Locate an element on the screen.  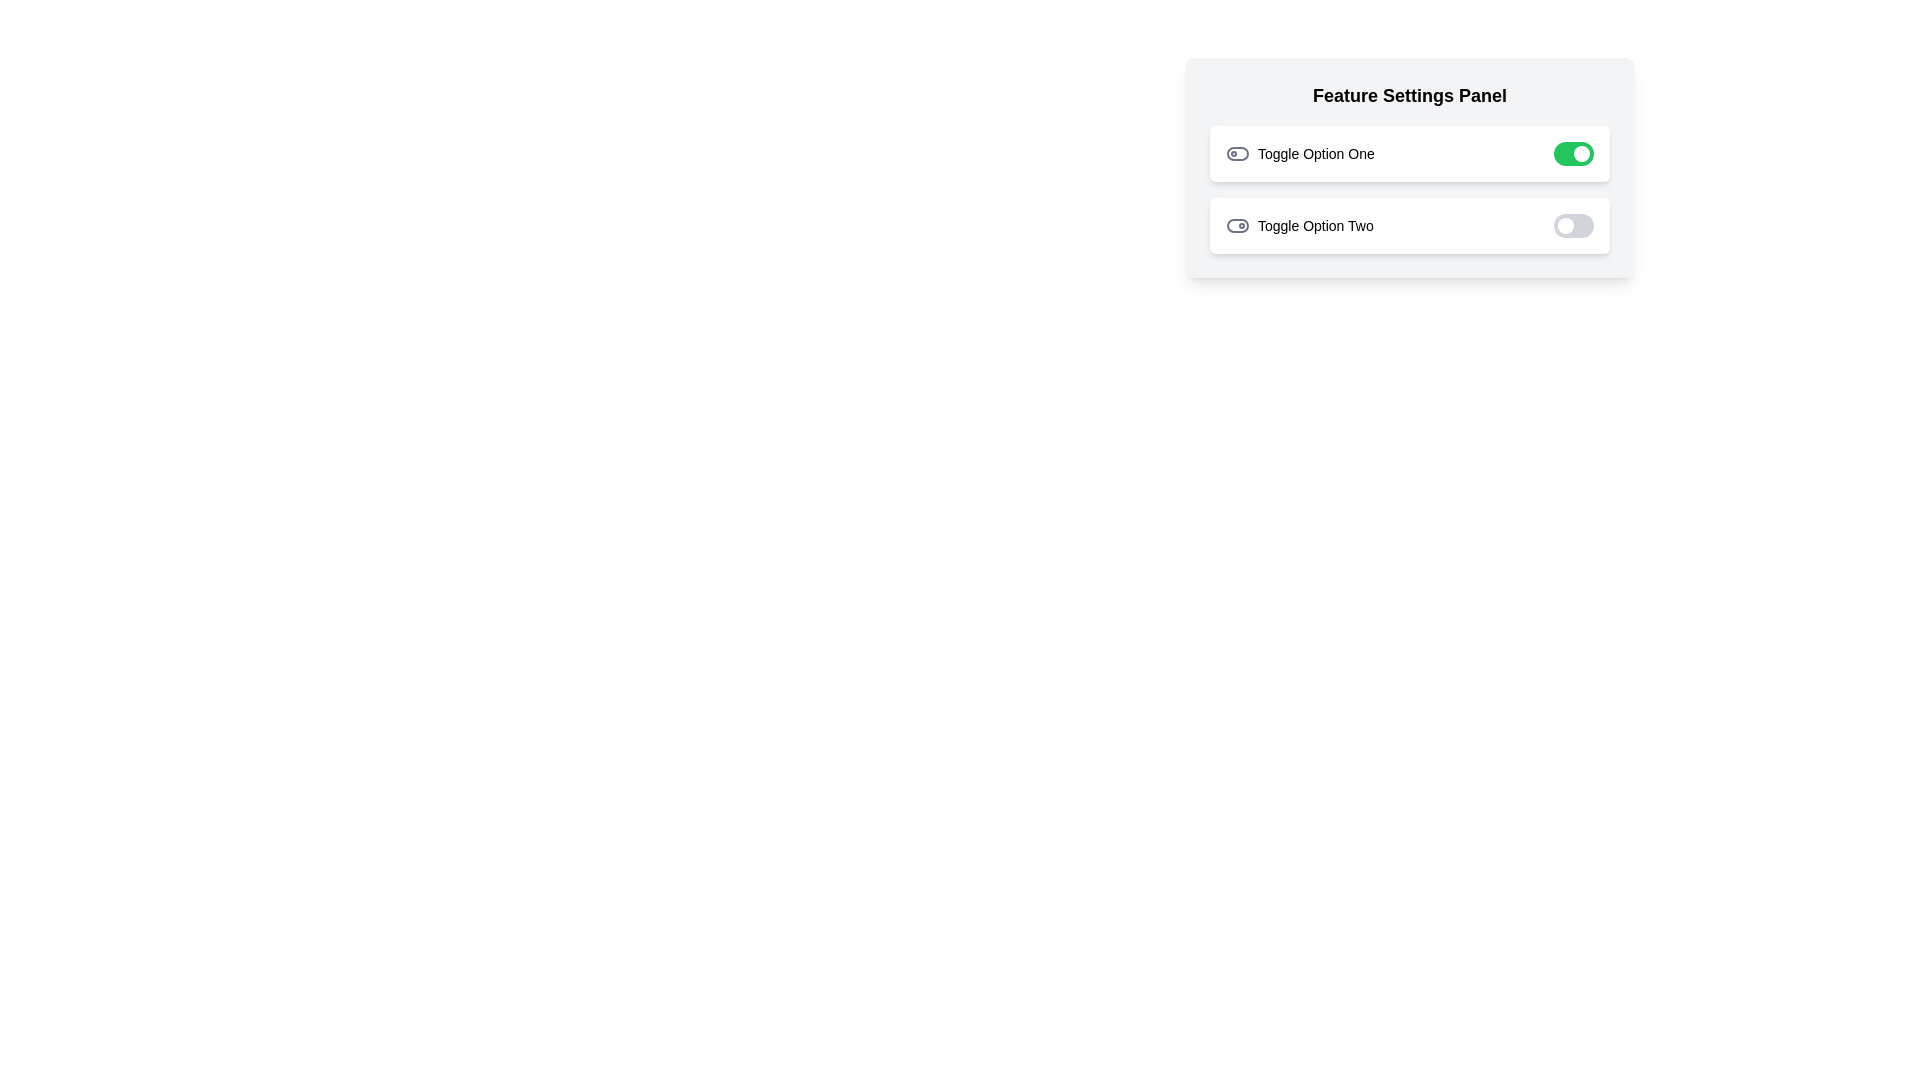
the toggle switch on the right side of the row labeled 'Toggle Option Two' in the 'Feature Settings Panel' is located at coordinates (1573, 225).